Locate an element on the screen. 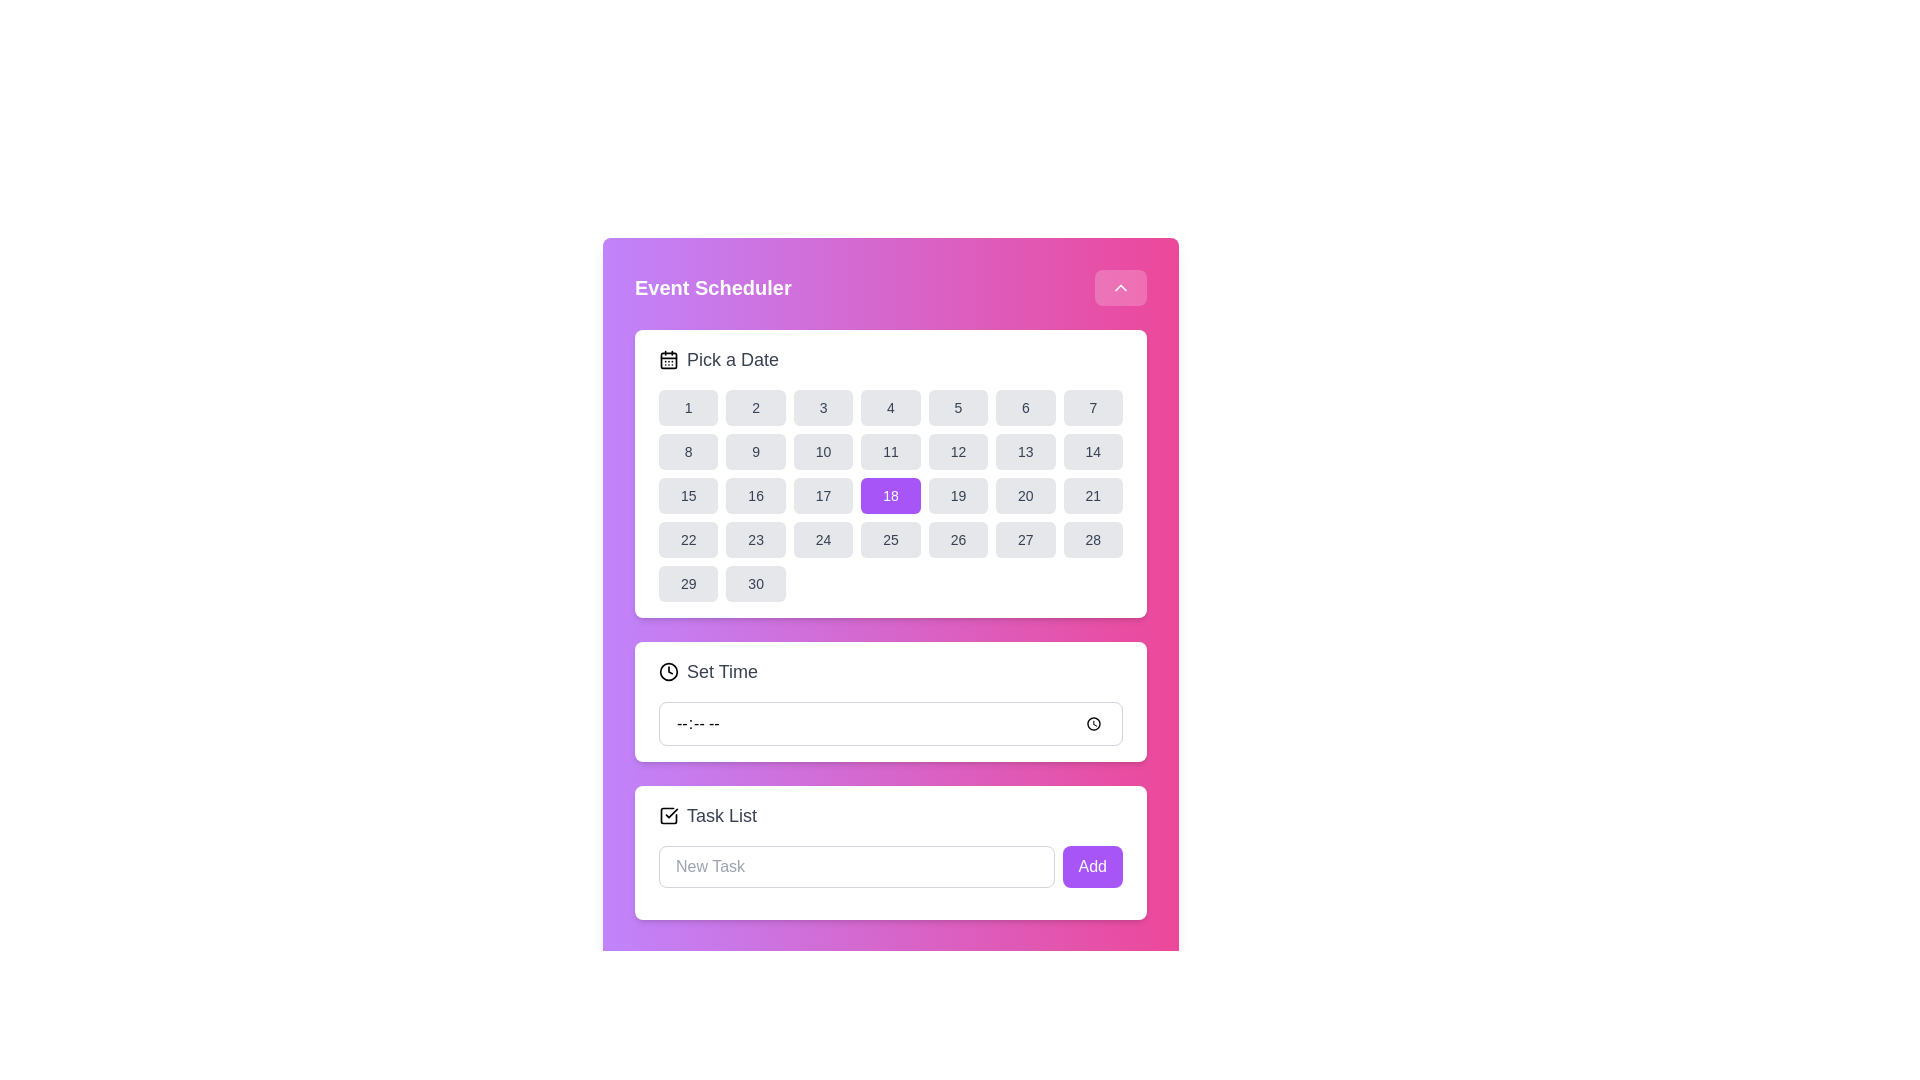 This screenshot has width=1920, height=1080. the clock icon that represents the time setting feature, located to the left of the '--:-- --' text field in the 'Set Time' section is located at coordinates (668, 671).